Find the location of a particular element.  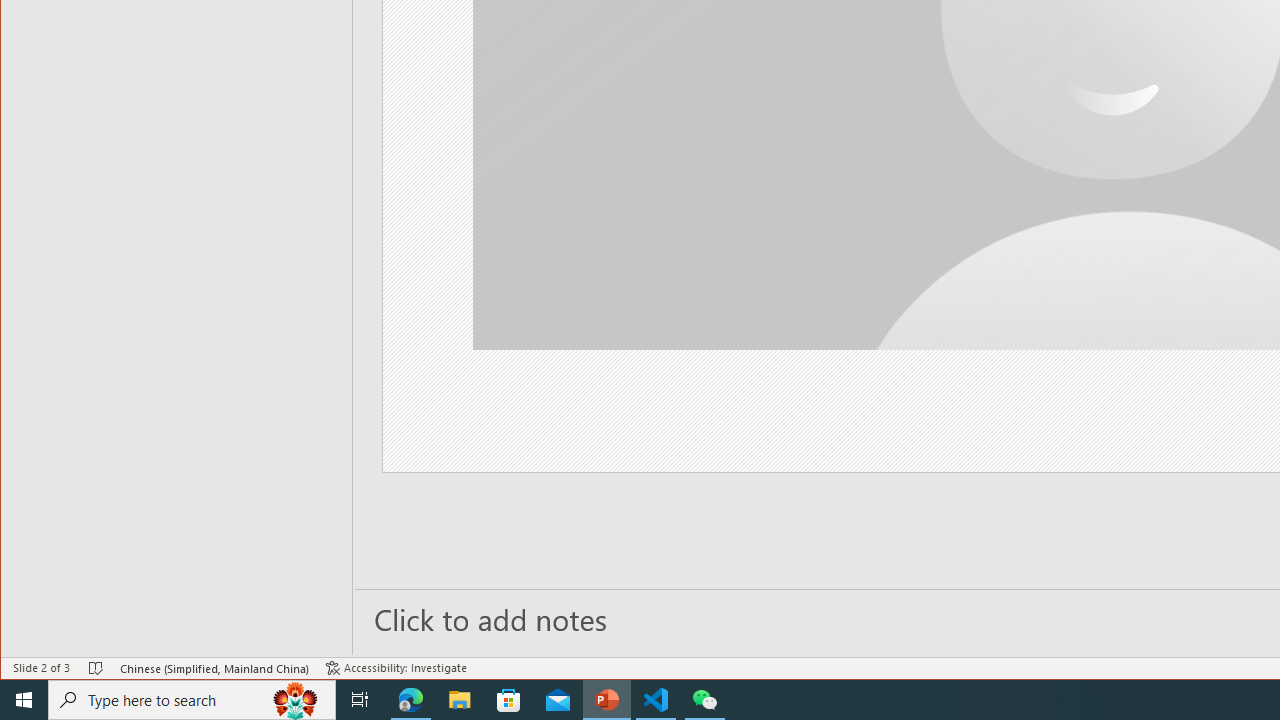

'Spell Check No Errors' is located at coordinates (95, 668).